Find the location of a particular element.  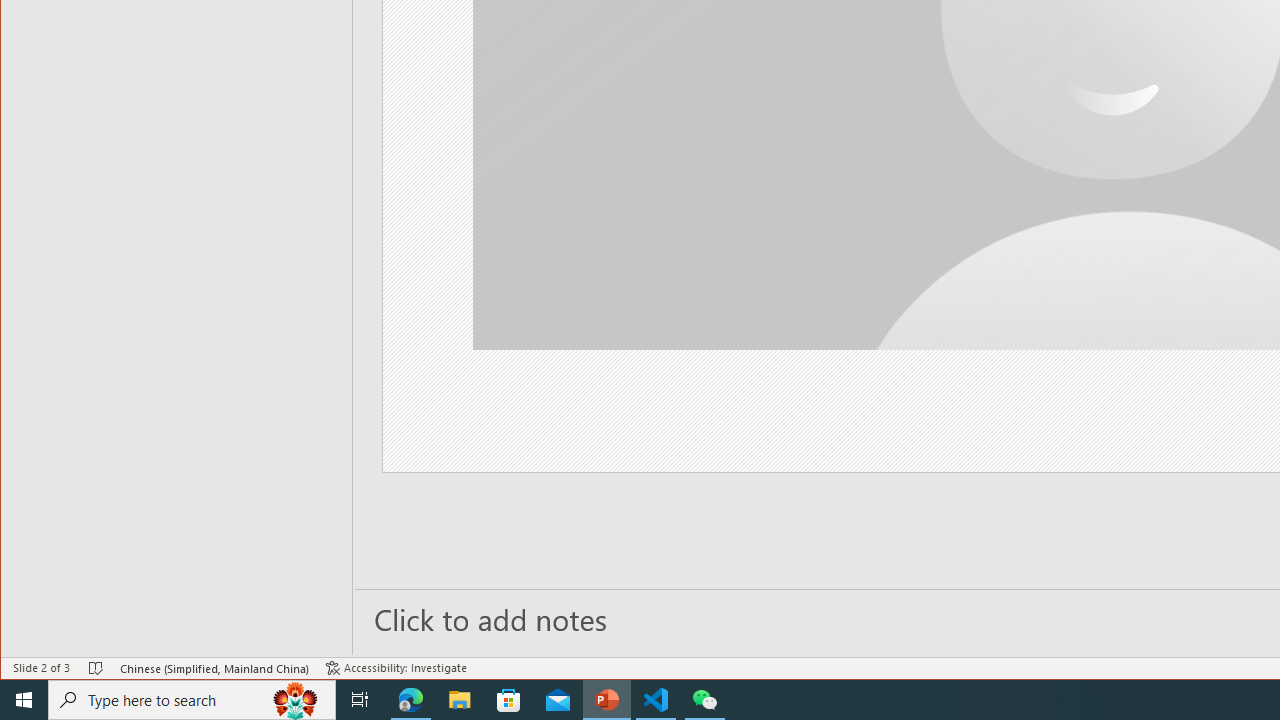

'Spell Check No Errors' is located at coordinates (95, 668).